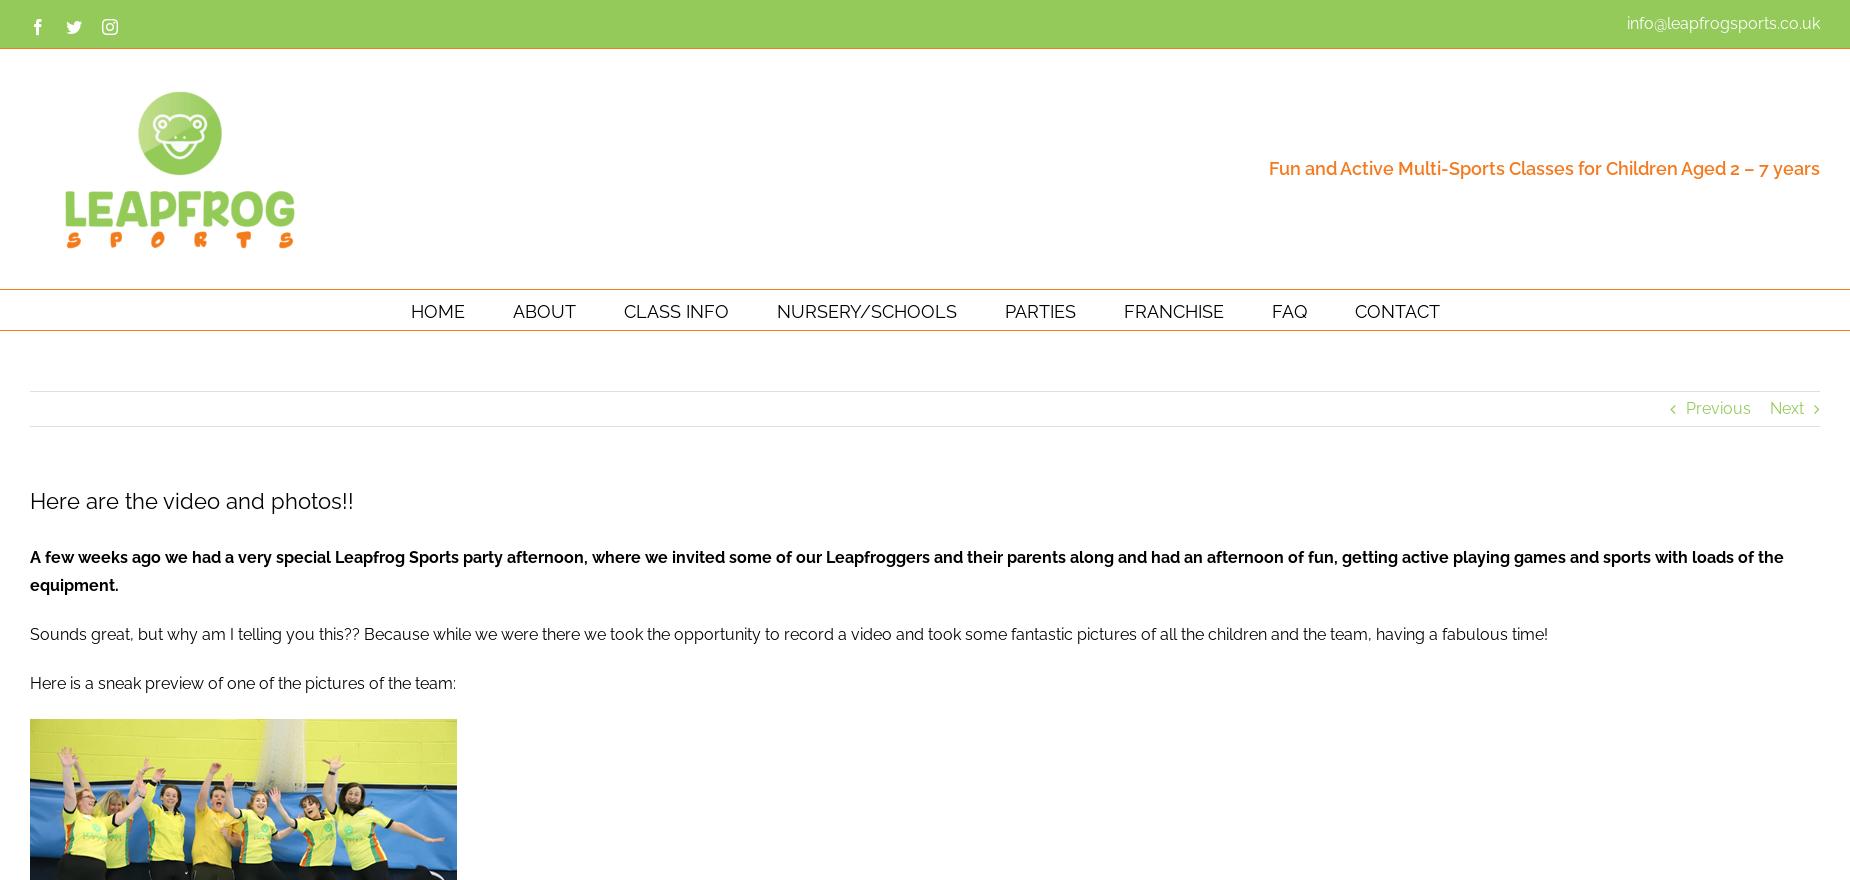 The height and width of the screenshot is (880, 1850). Describe the element at coordinates (1723, 22) in the screenshot. I see `'info@leapfrogsports.co.uk'` at that location.